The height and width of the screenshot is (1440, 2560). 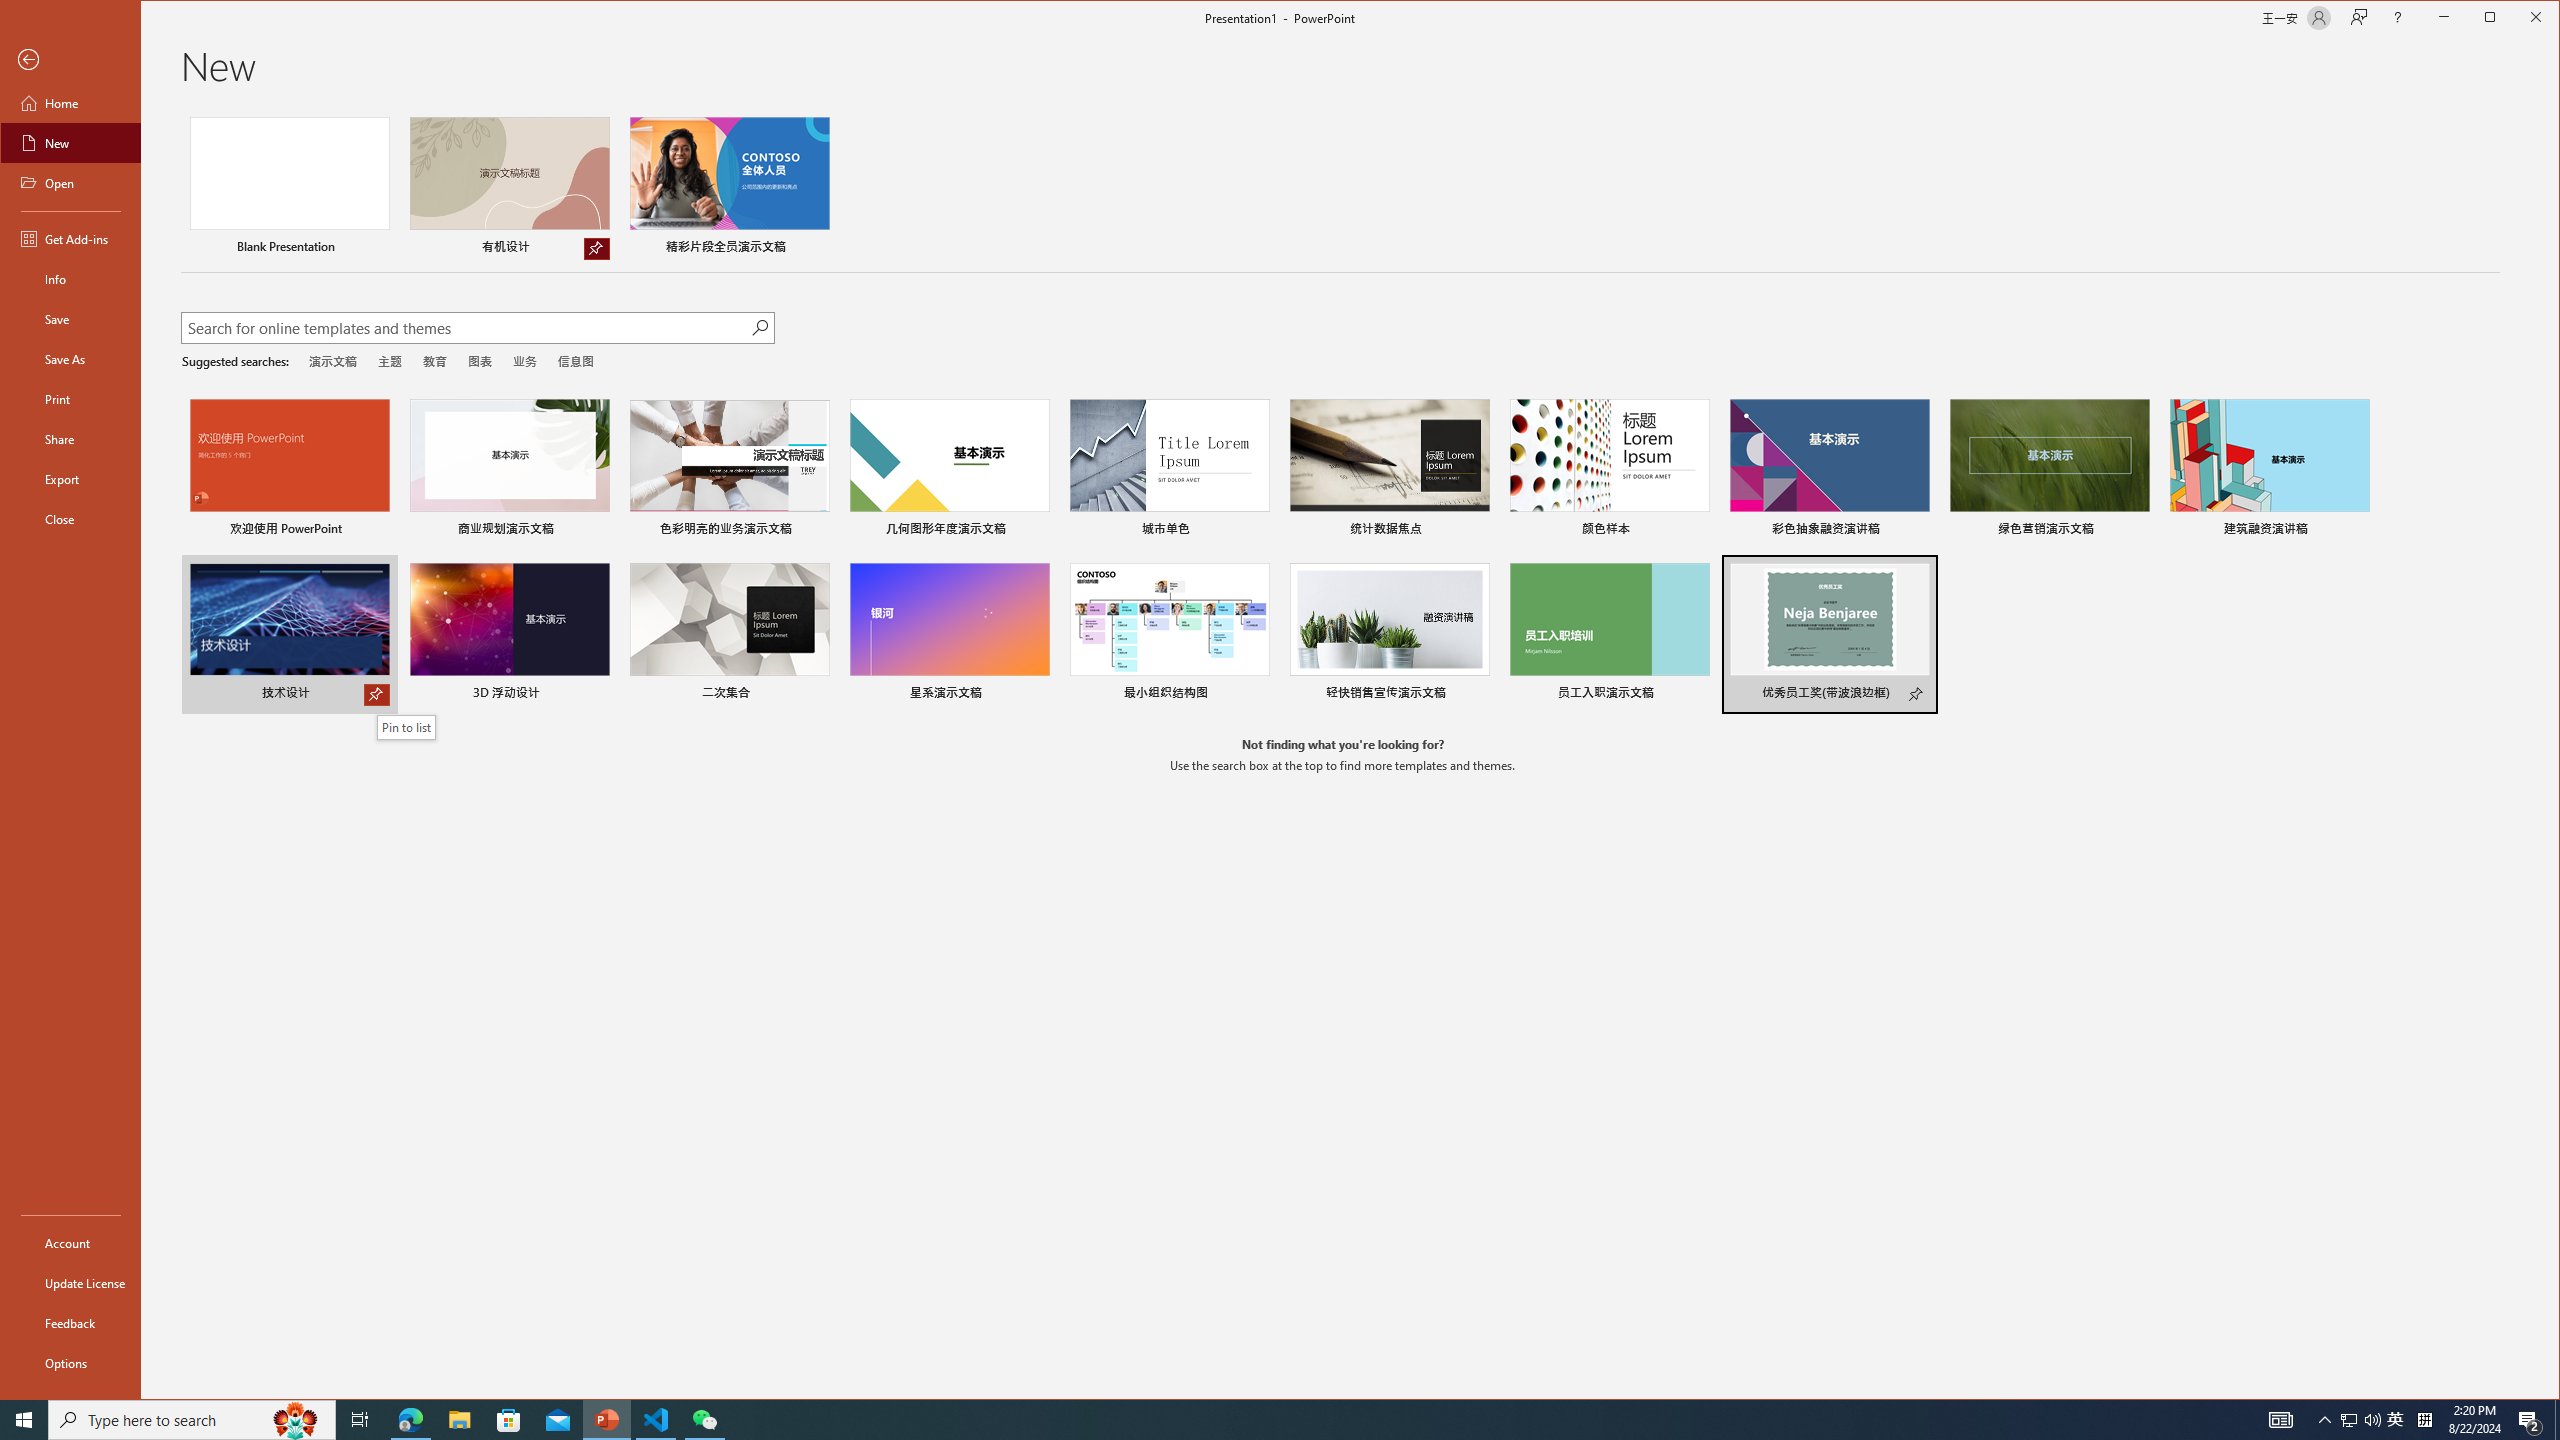 I want to click on 'Get Add-ins', so click(x=69, y=238).